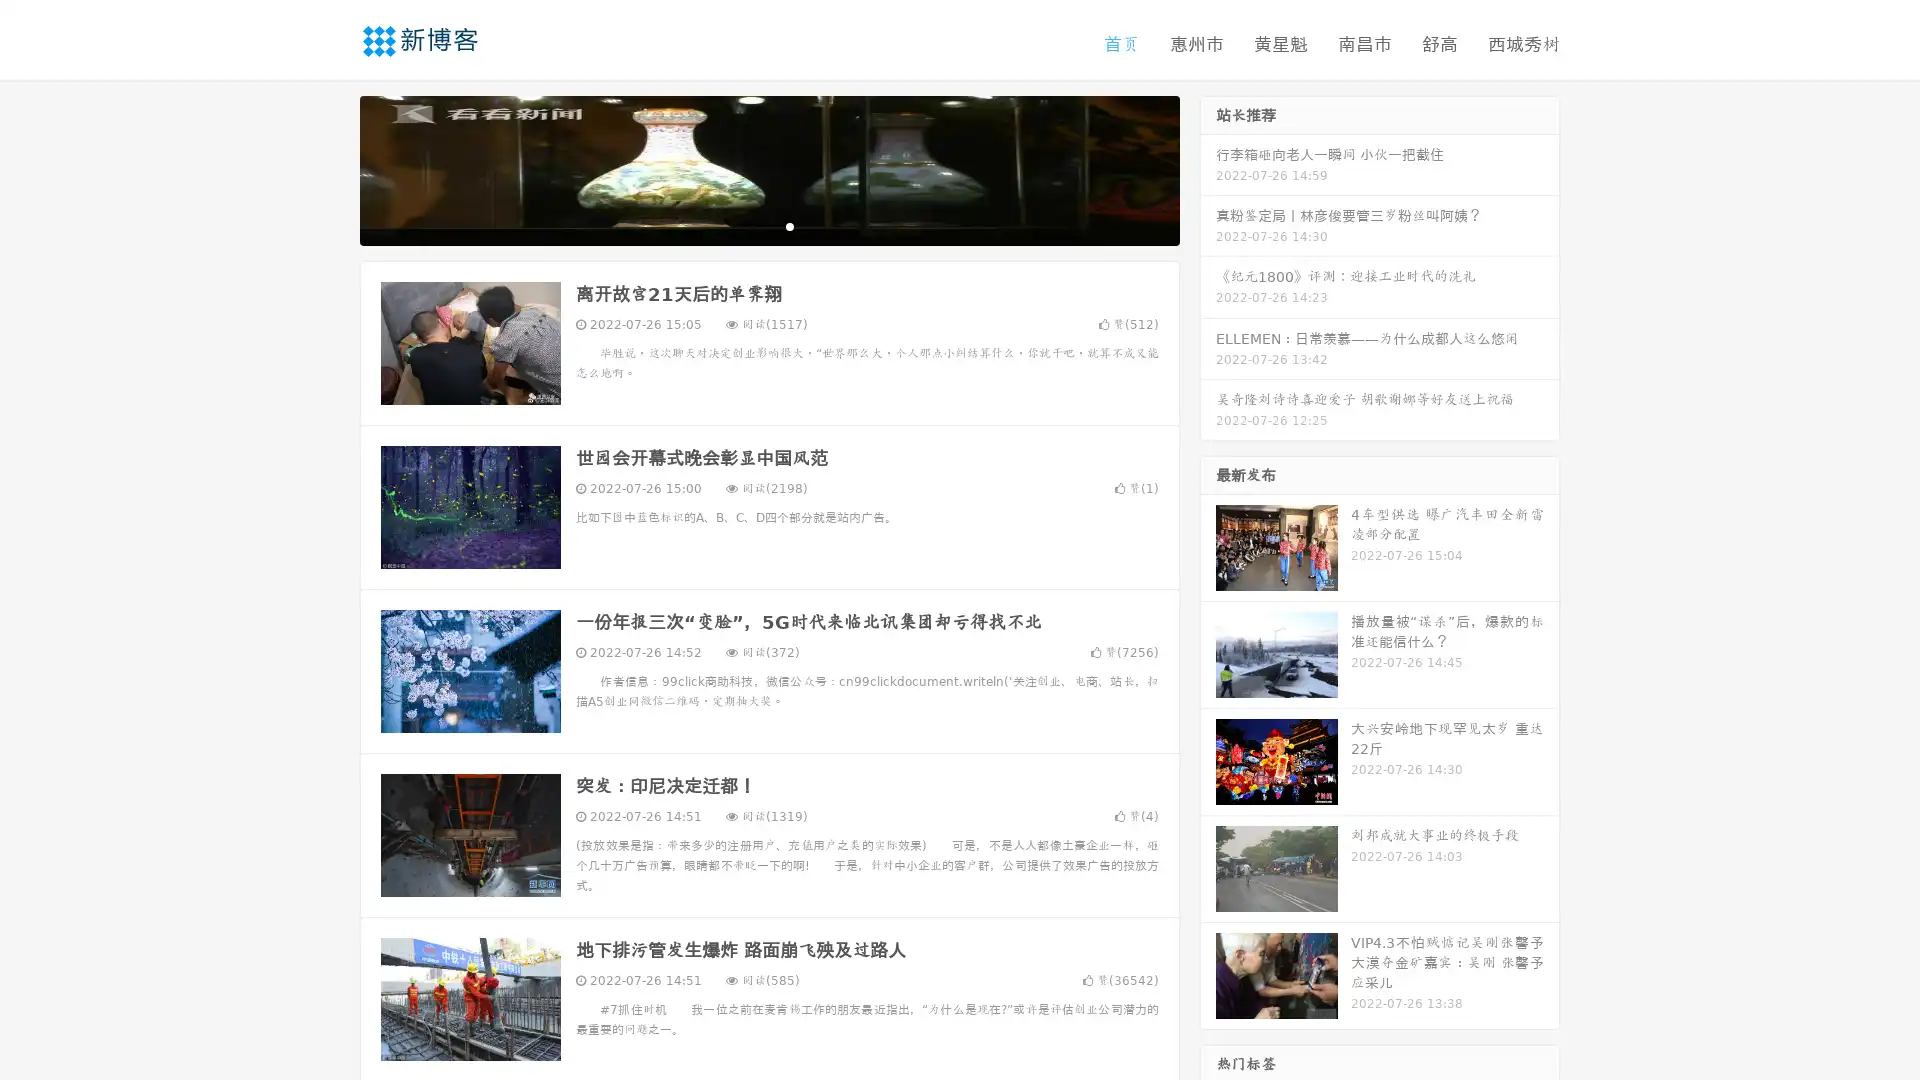  Describe the element at coordinates (768, 225) in the screenshot. I see `Go to slide 2` at that location.